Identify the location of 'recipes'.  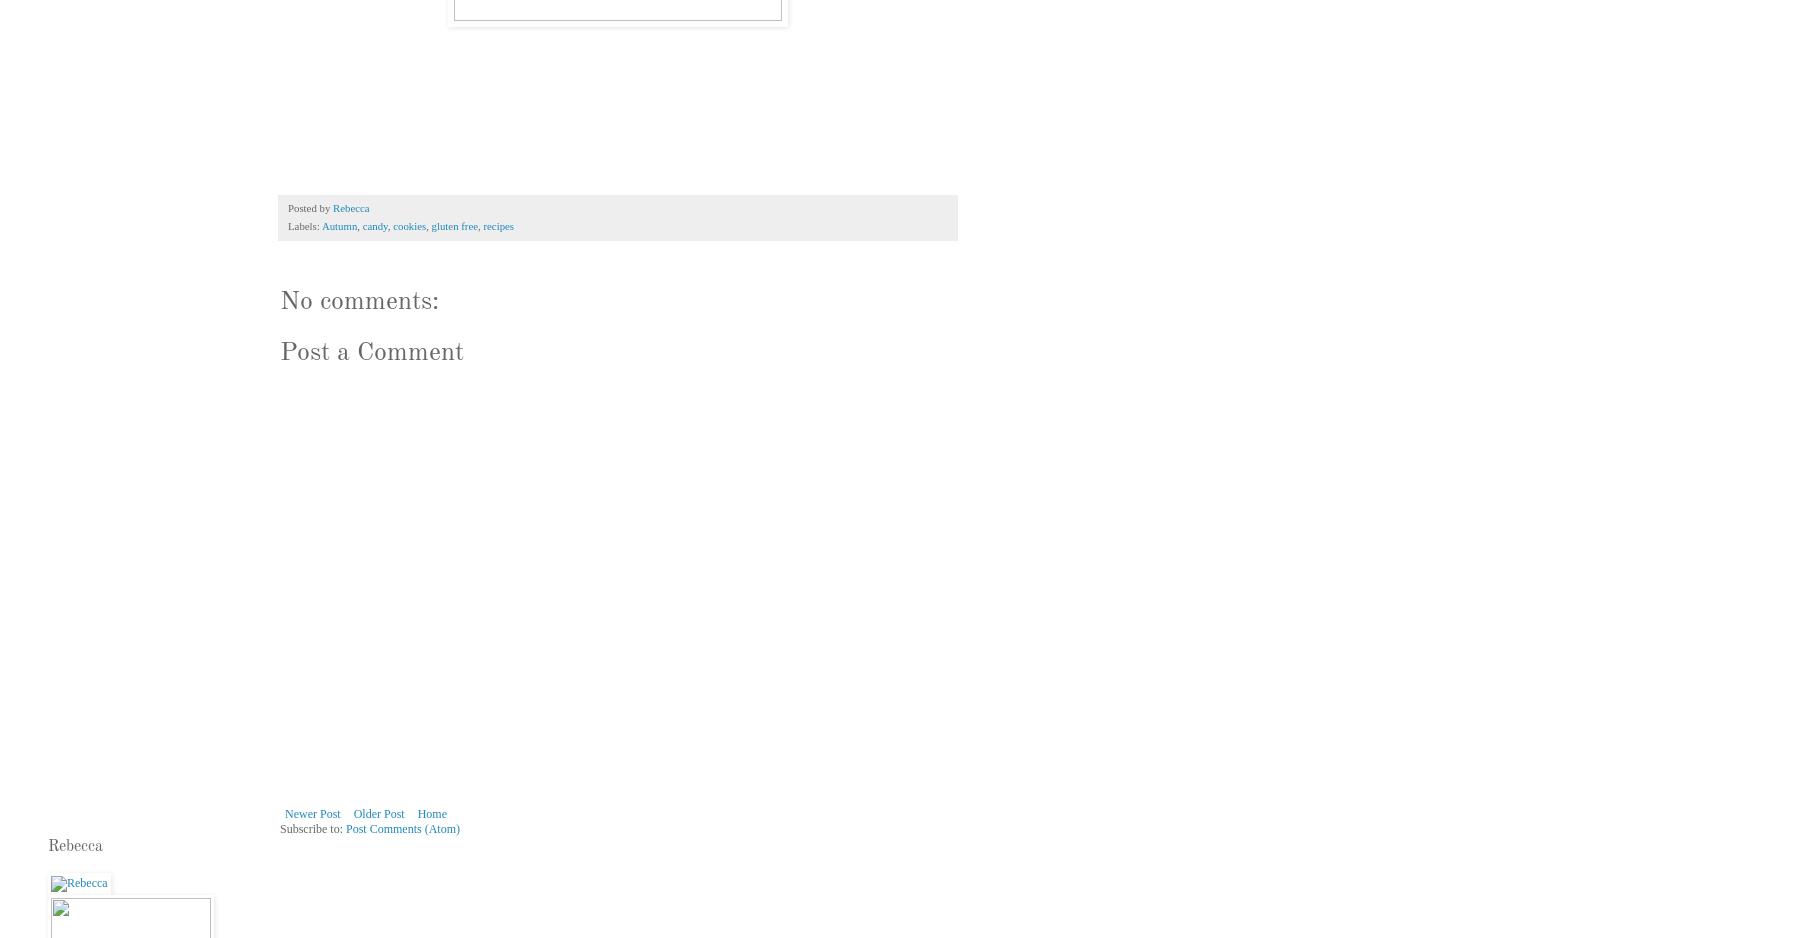
(498, 225).